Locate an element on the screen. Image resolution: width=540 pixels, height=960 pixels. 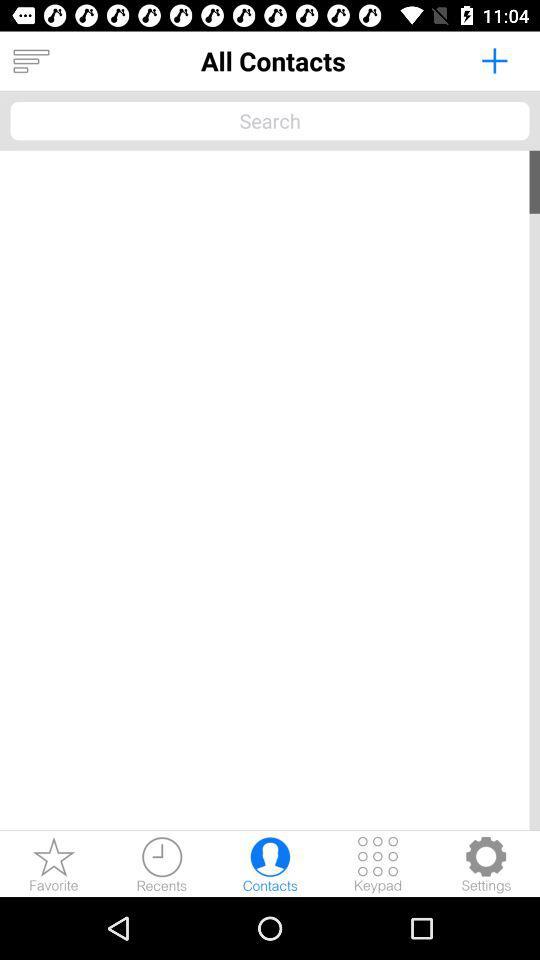
the time icon is located at coordinates (161, 863).